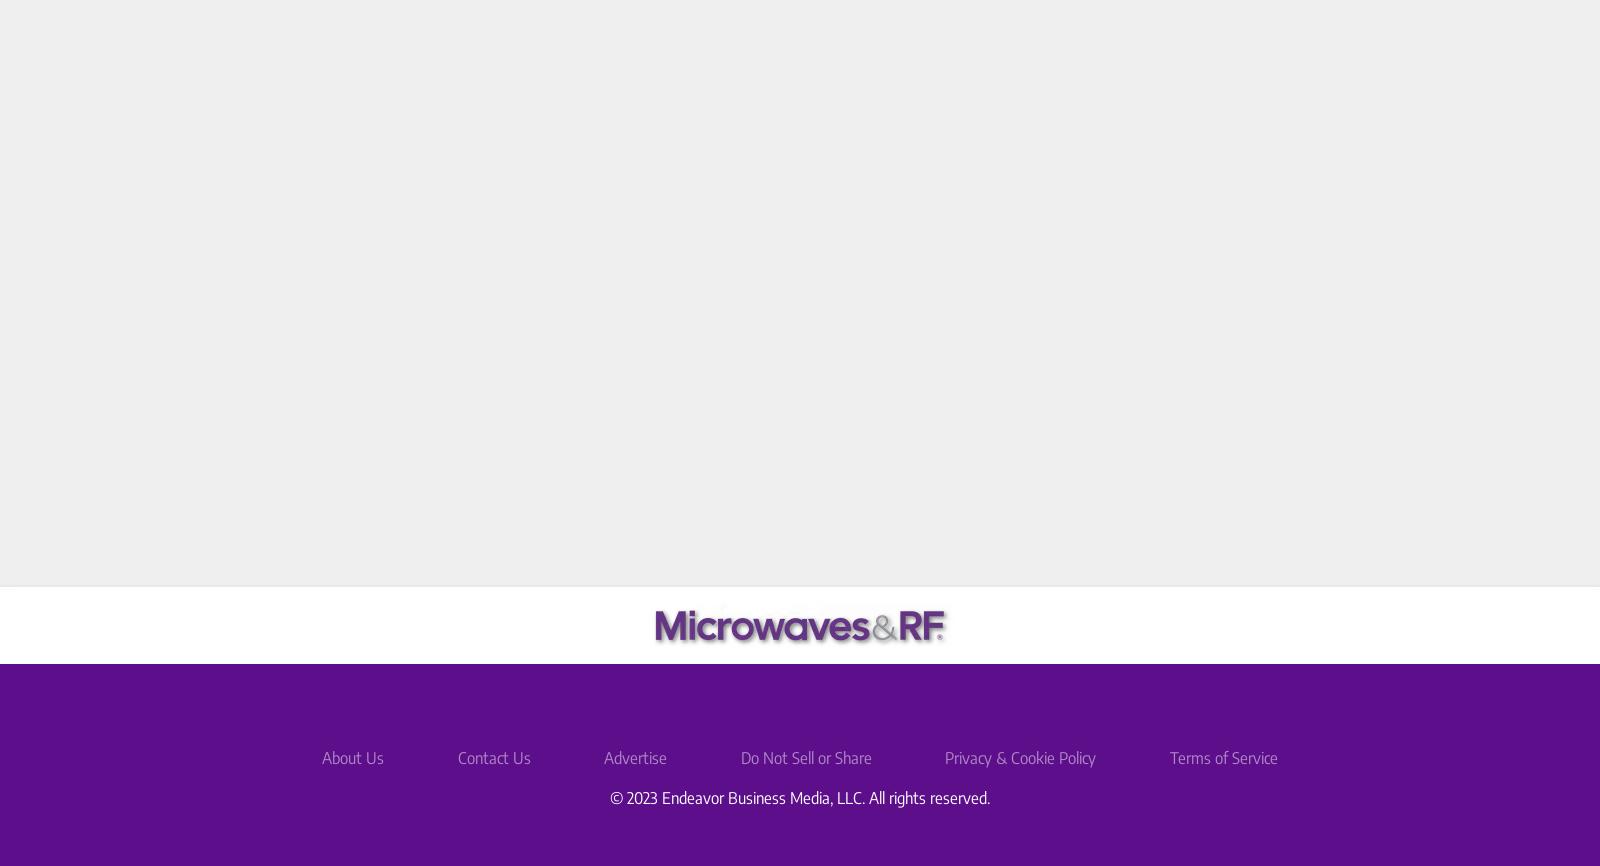 The image size is (1600, 866). I want to click on '© 2023 Endeavor Business Media, LLC. All rights reserved.', so click(800, 795).